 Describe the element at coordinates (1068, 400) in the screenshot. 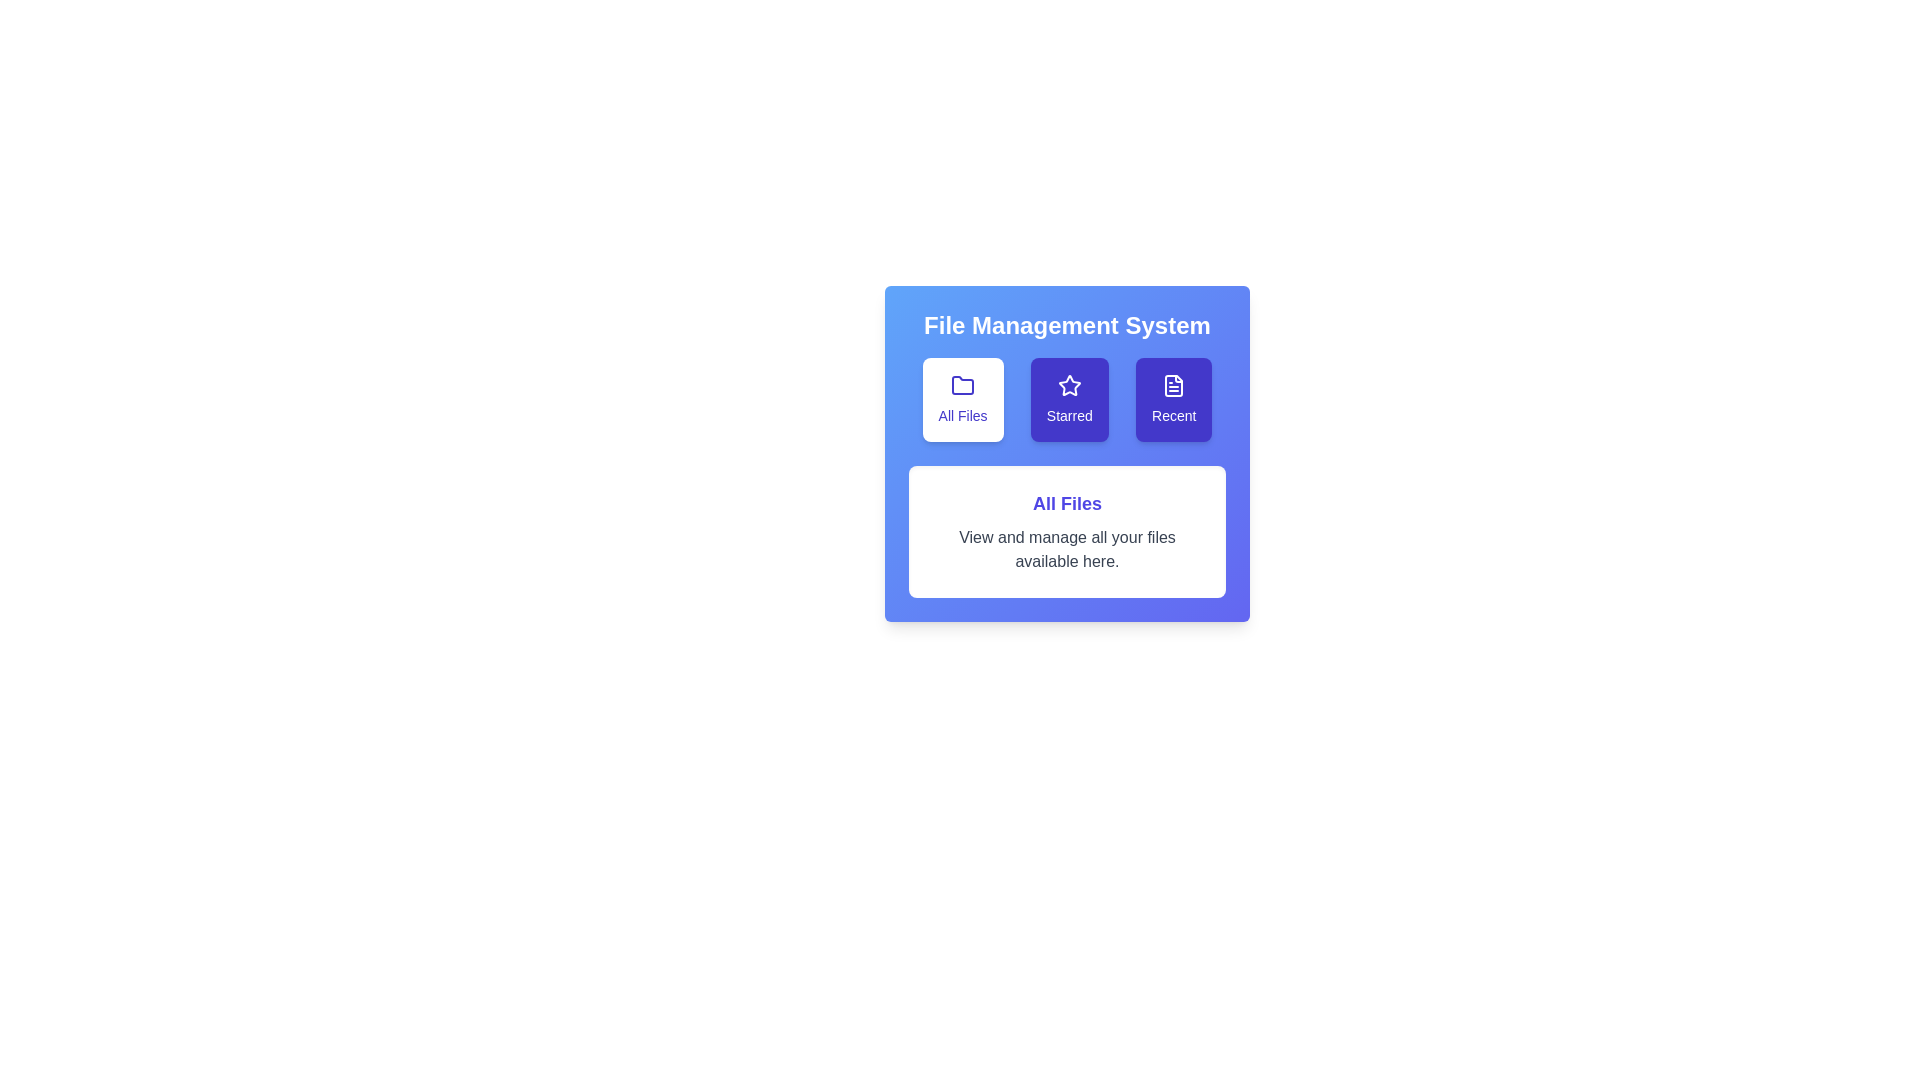

I see `the Starred tab to observe its hover effect` at that location.